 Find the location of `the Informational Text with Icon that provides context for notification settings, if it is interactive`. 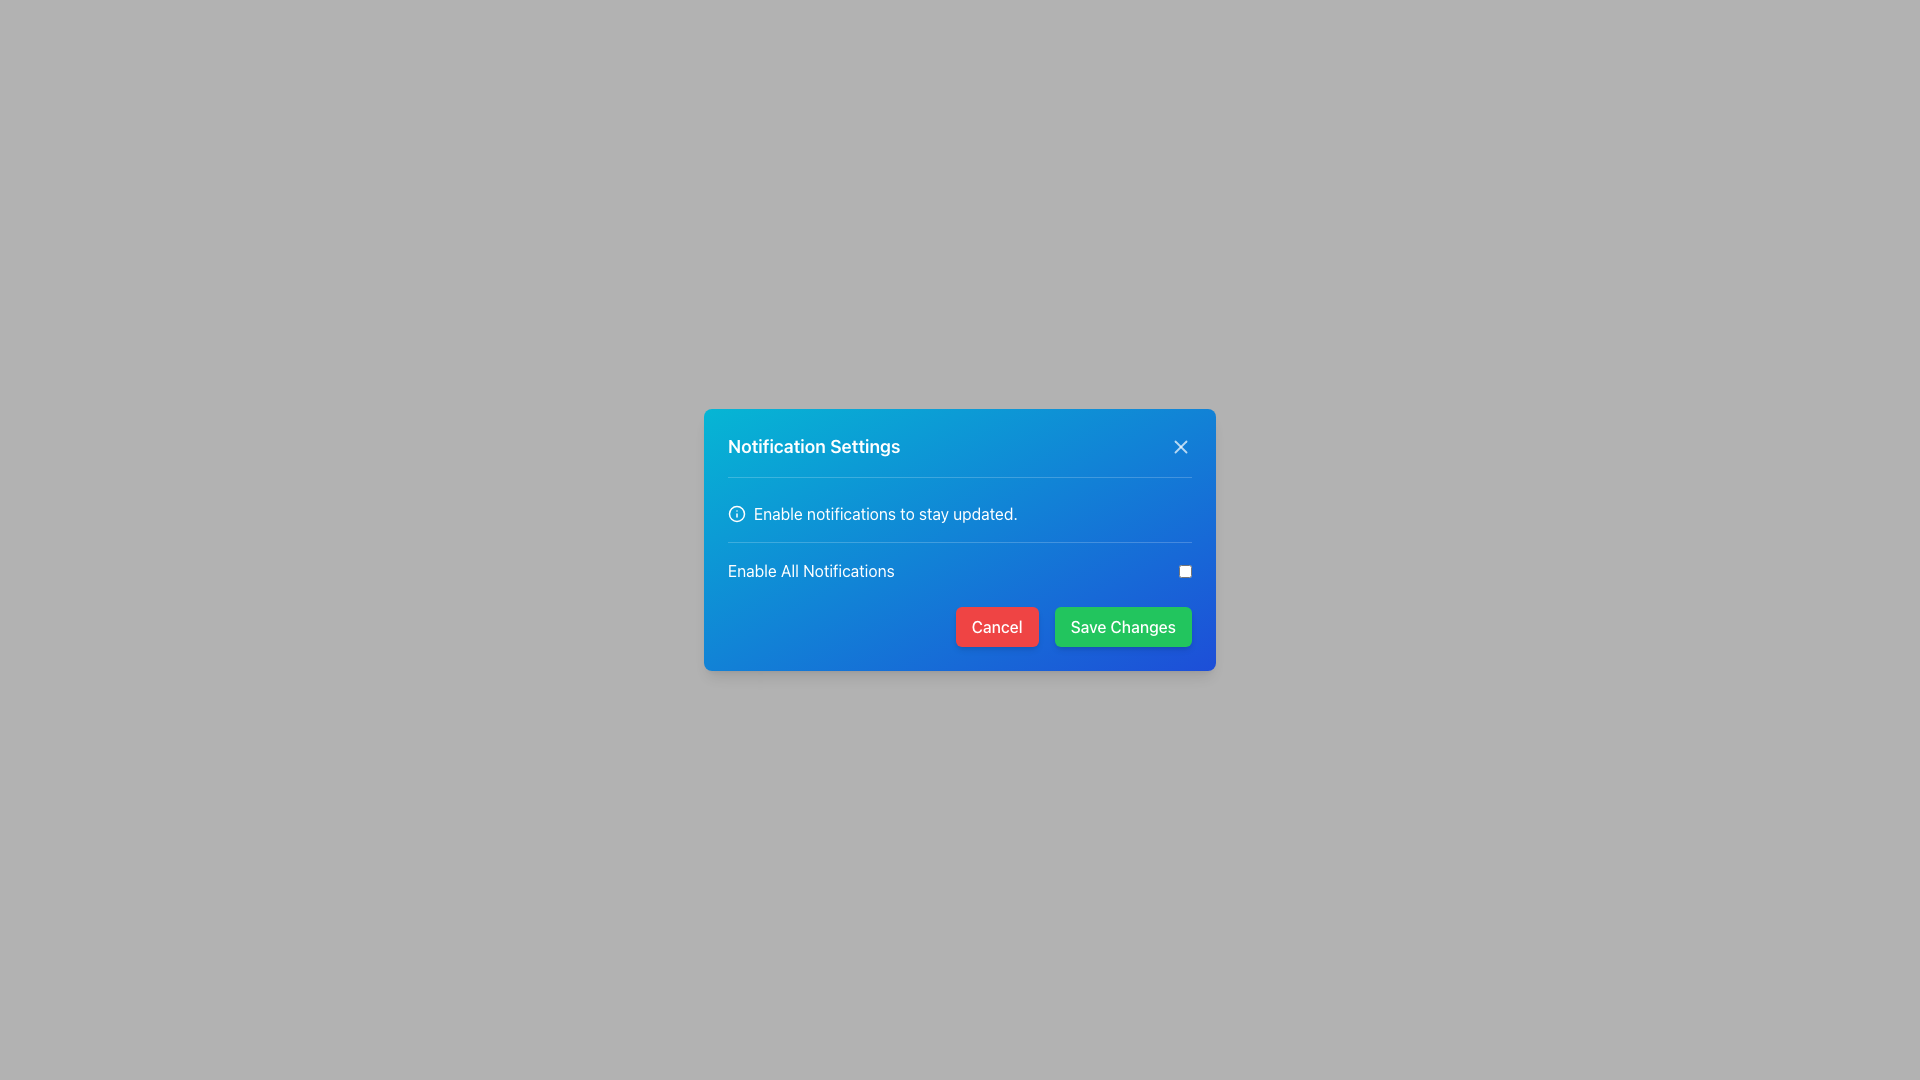

the Informational Text with Icon that provides context for notification settings, if it is interactive is located at coordinates (960, 512).